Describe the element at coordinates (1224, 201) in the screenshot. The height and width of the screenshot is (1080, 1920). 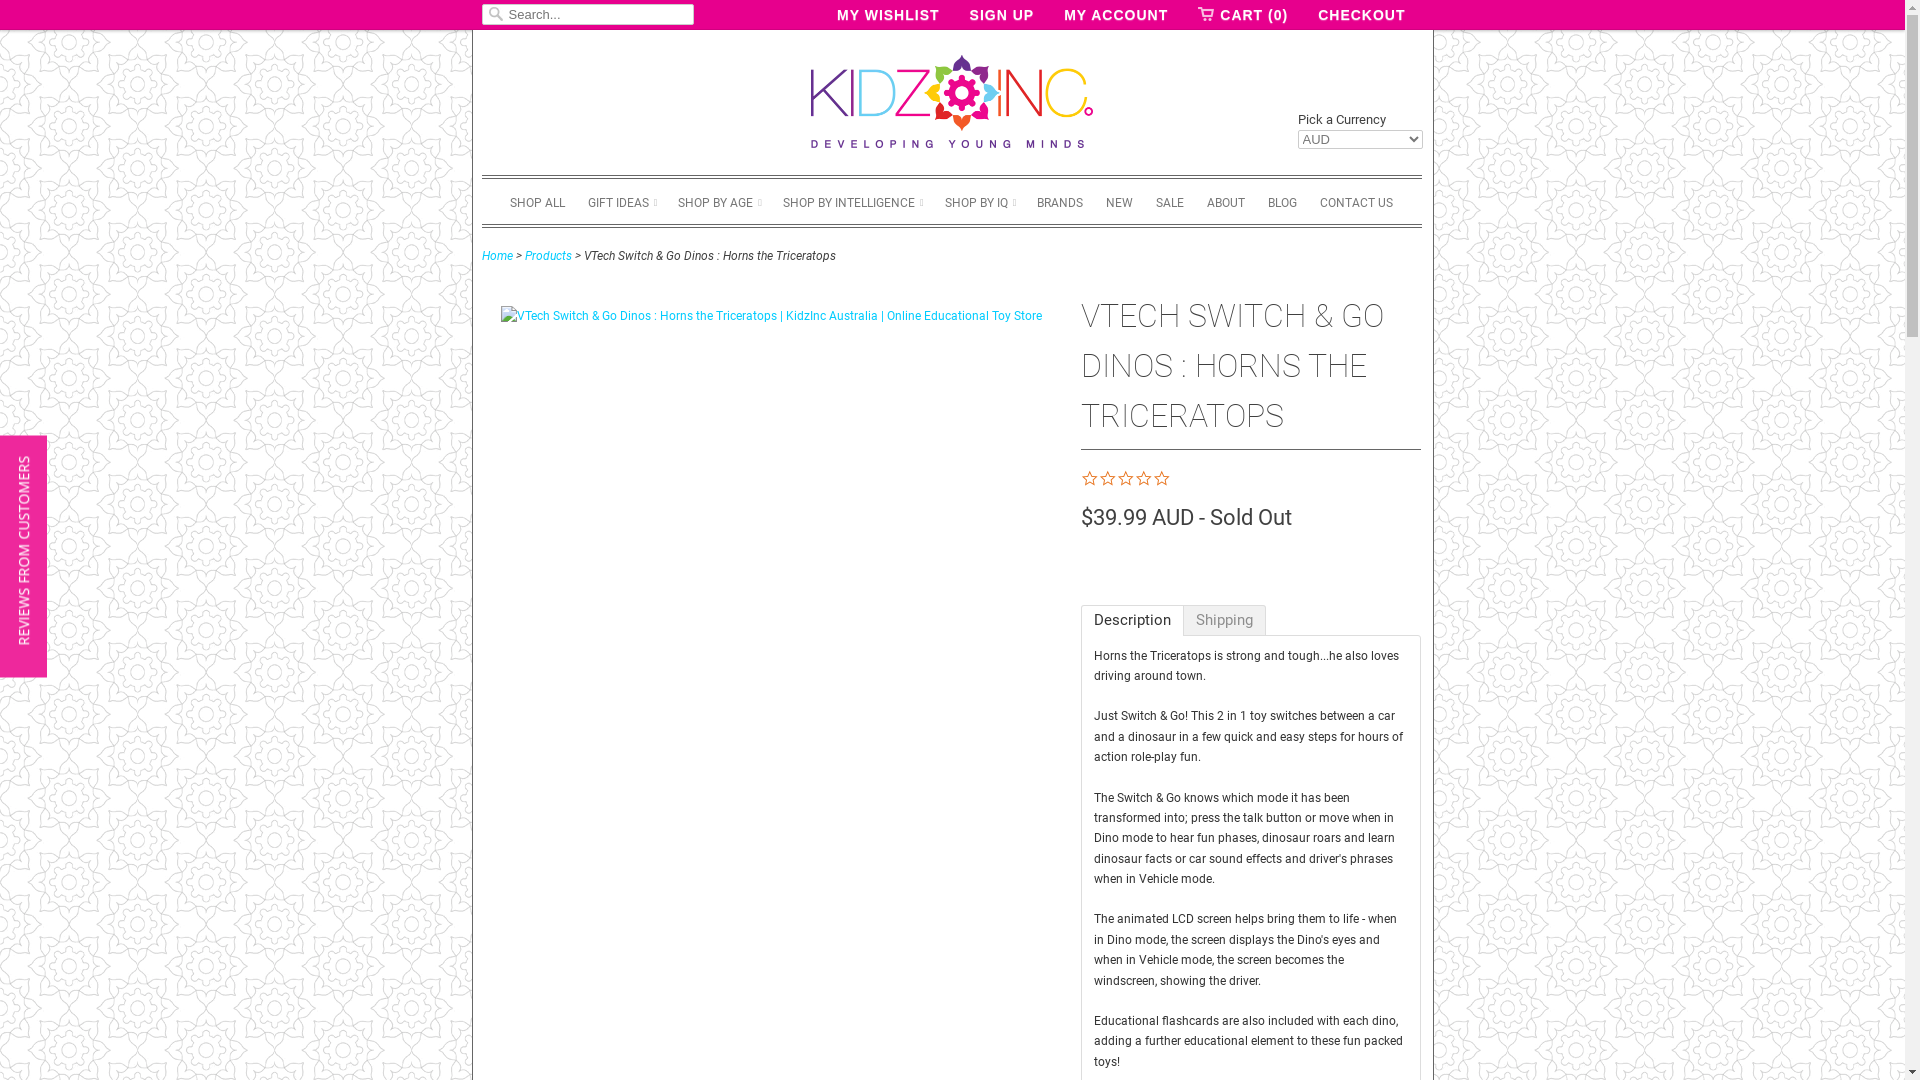
I see `'ABOUT'` at that location.